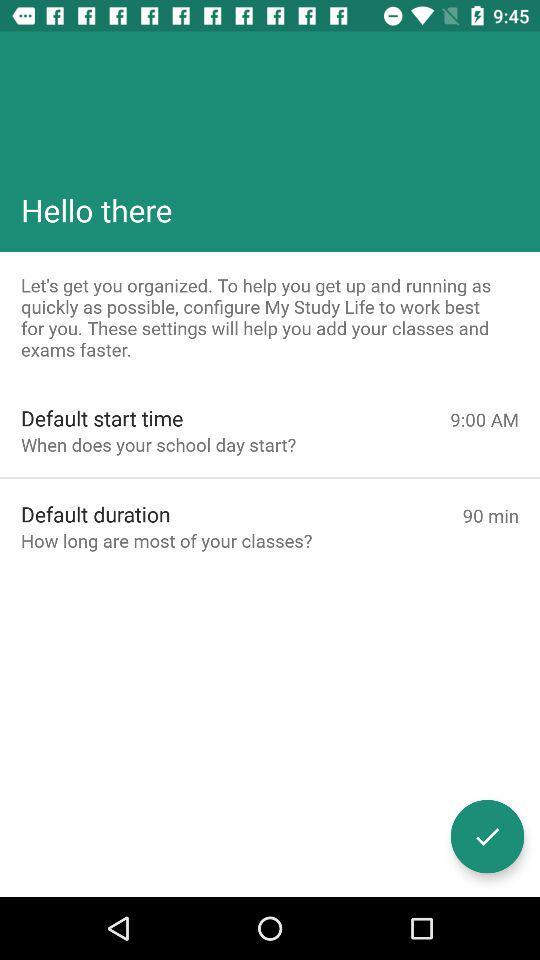 This screenshot has height=960, width=540. What do you see at coordinates (486, 836) in the screenshot?
I see `accept these settings` at bounding box center [486, 836].